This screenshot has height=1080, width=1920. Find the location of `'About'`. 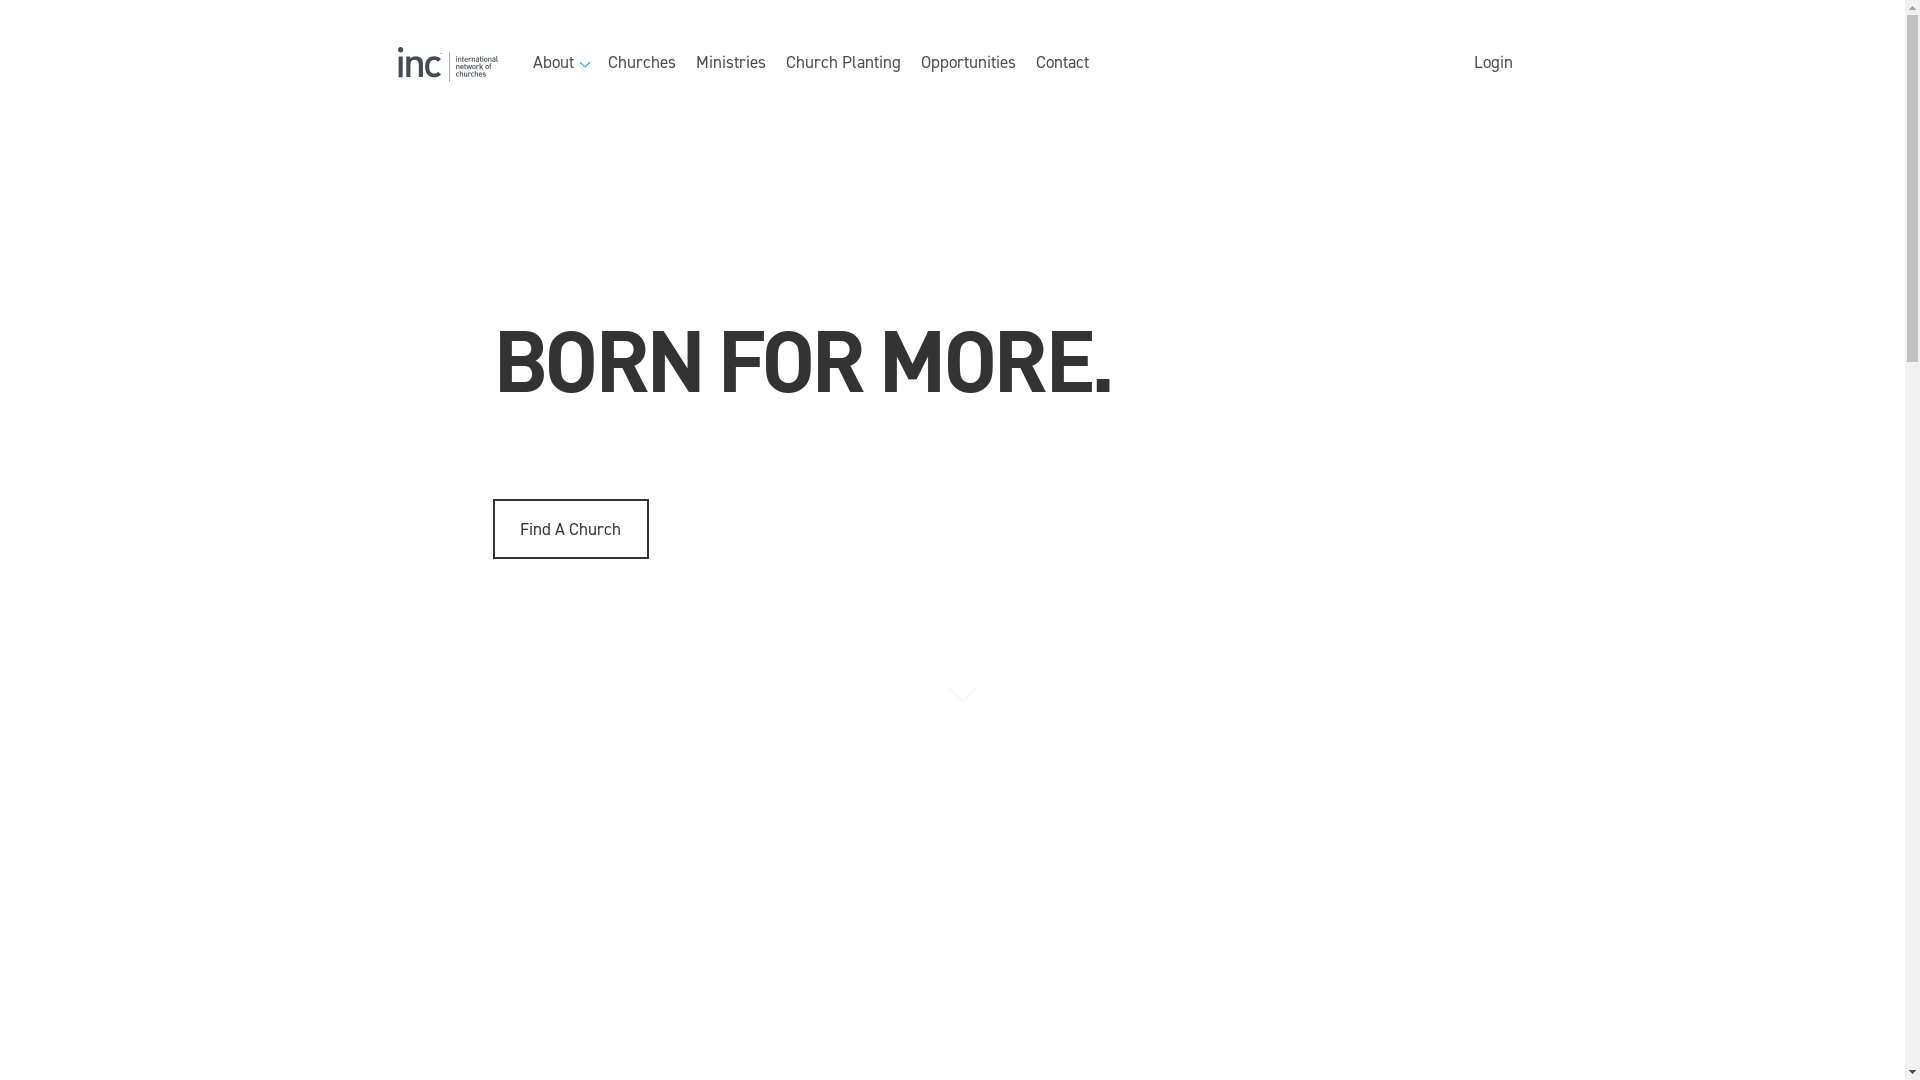

'About' is located at coordinates (559, 63).